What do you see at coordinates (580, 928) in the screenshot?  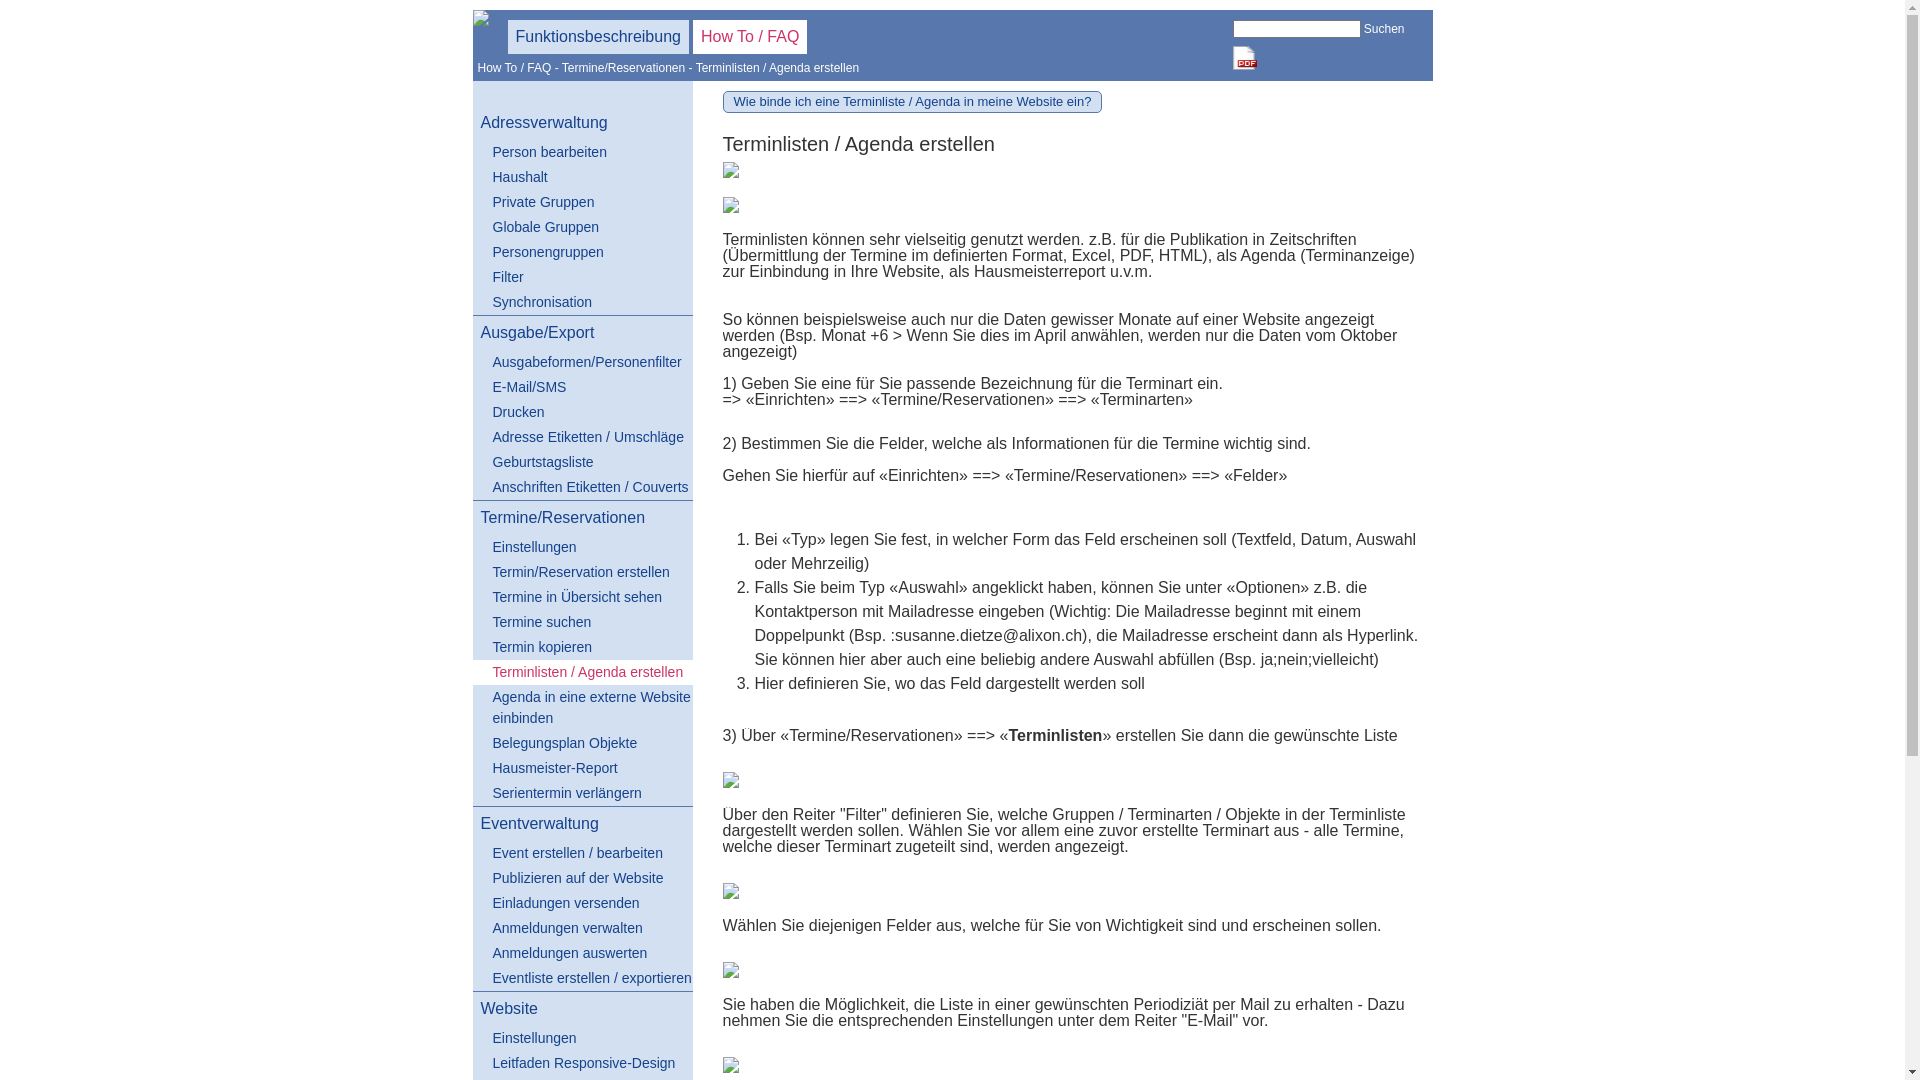 I see `'Anmeldungen verwalten'` at bounding box center [580, 928].